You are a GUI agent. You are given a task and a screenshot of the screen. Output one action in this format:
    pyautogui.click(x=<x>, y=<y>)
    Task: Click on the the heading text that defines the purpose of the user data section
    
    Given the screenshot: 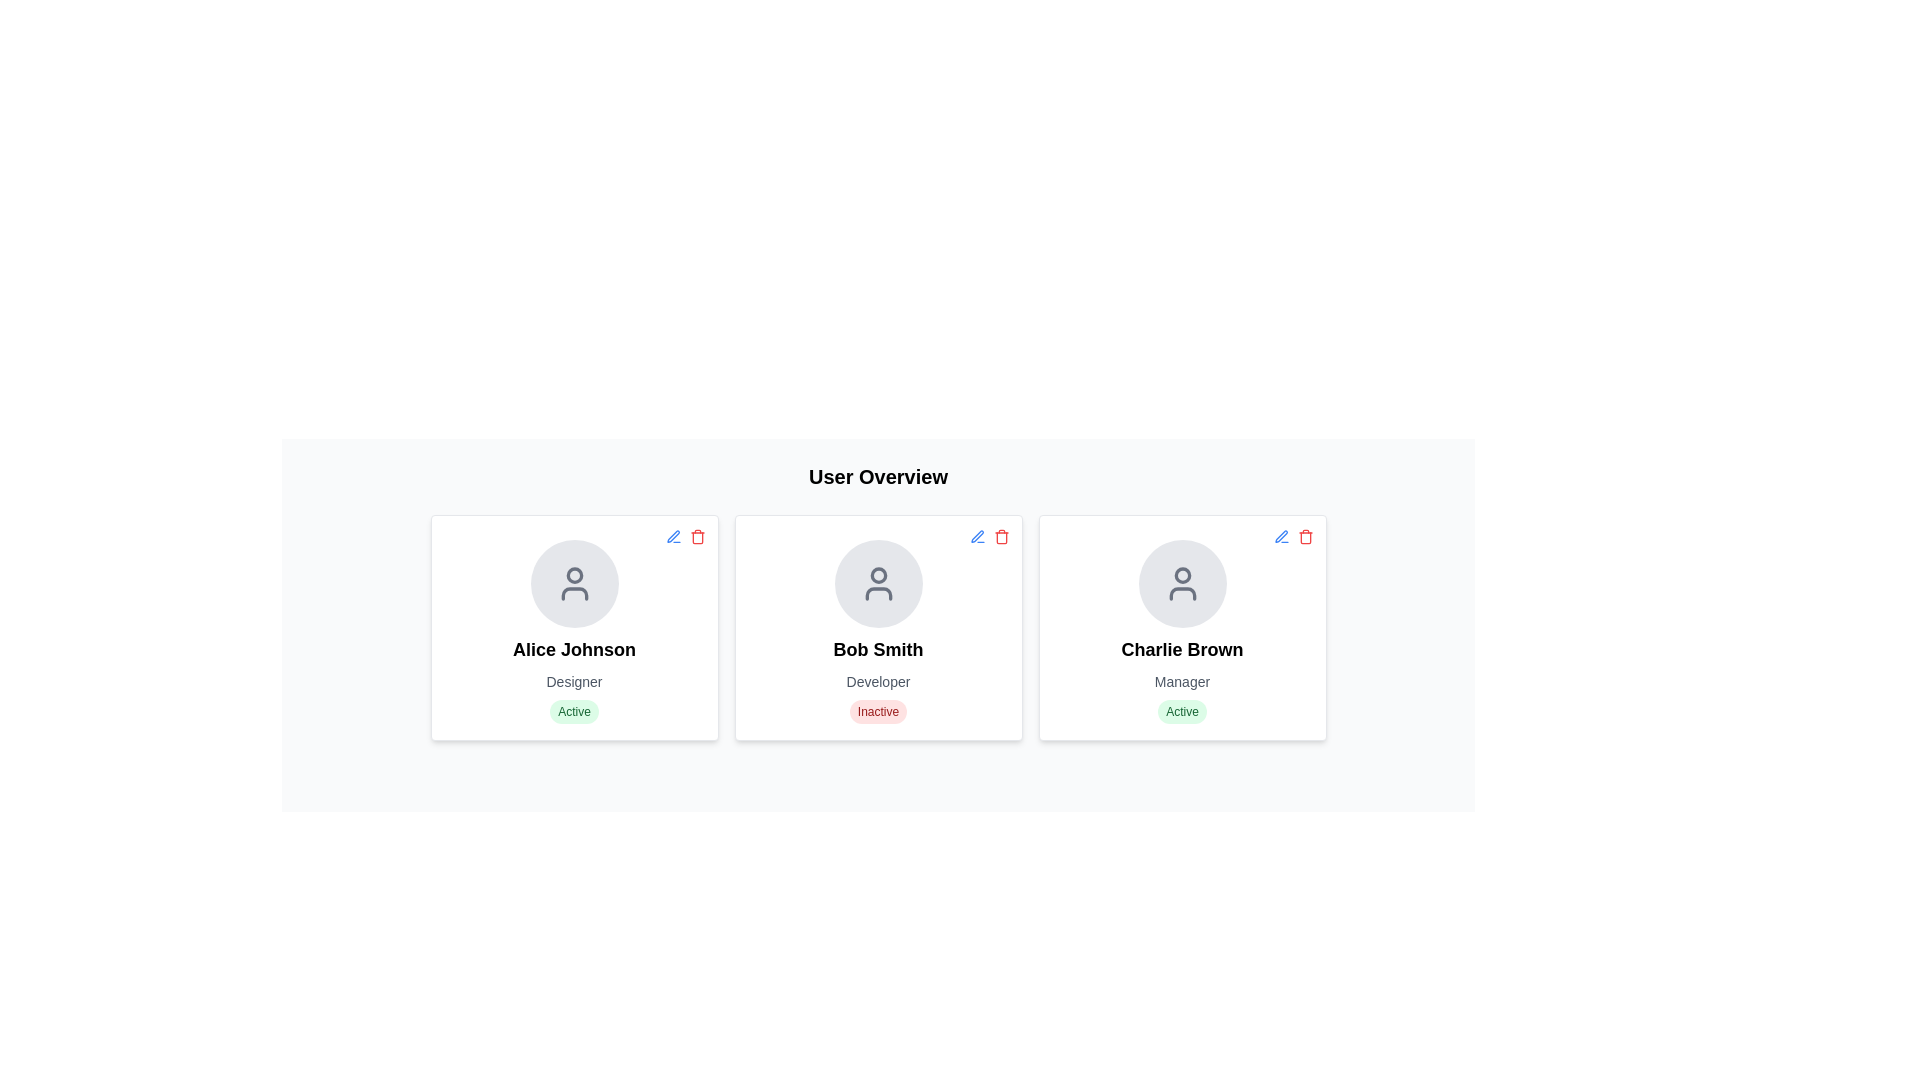 What is the action you would take?
    pyautogui.click(x=878, y=477)
    